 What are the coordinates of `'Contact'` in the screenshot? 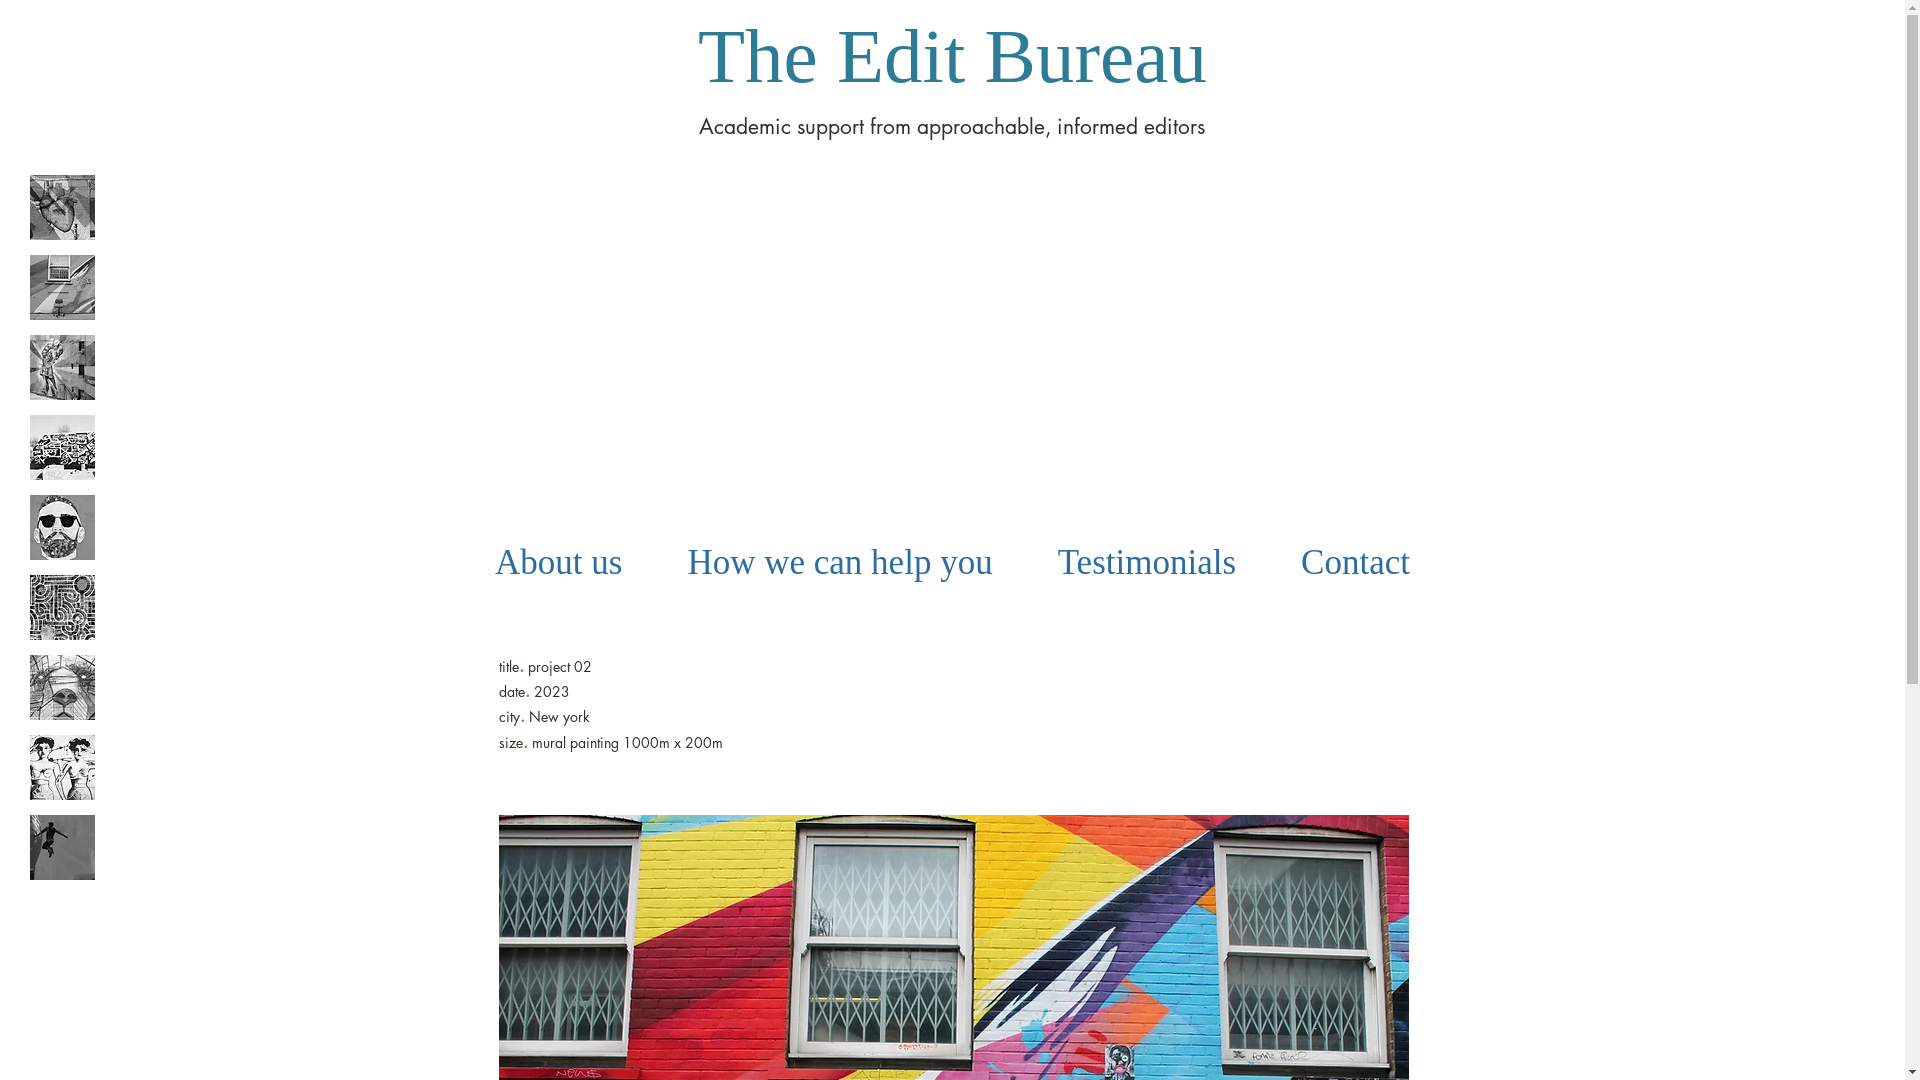 It's located at (1356, 563).